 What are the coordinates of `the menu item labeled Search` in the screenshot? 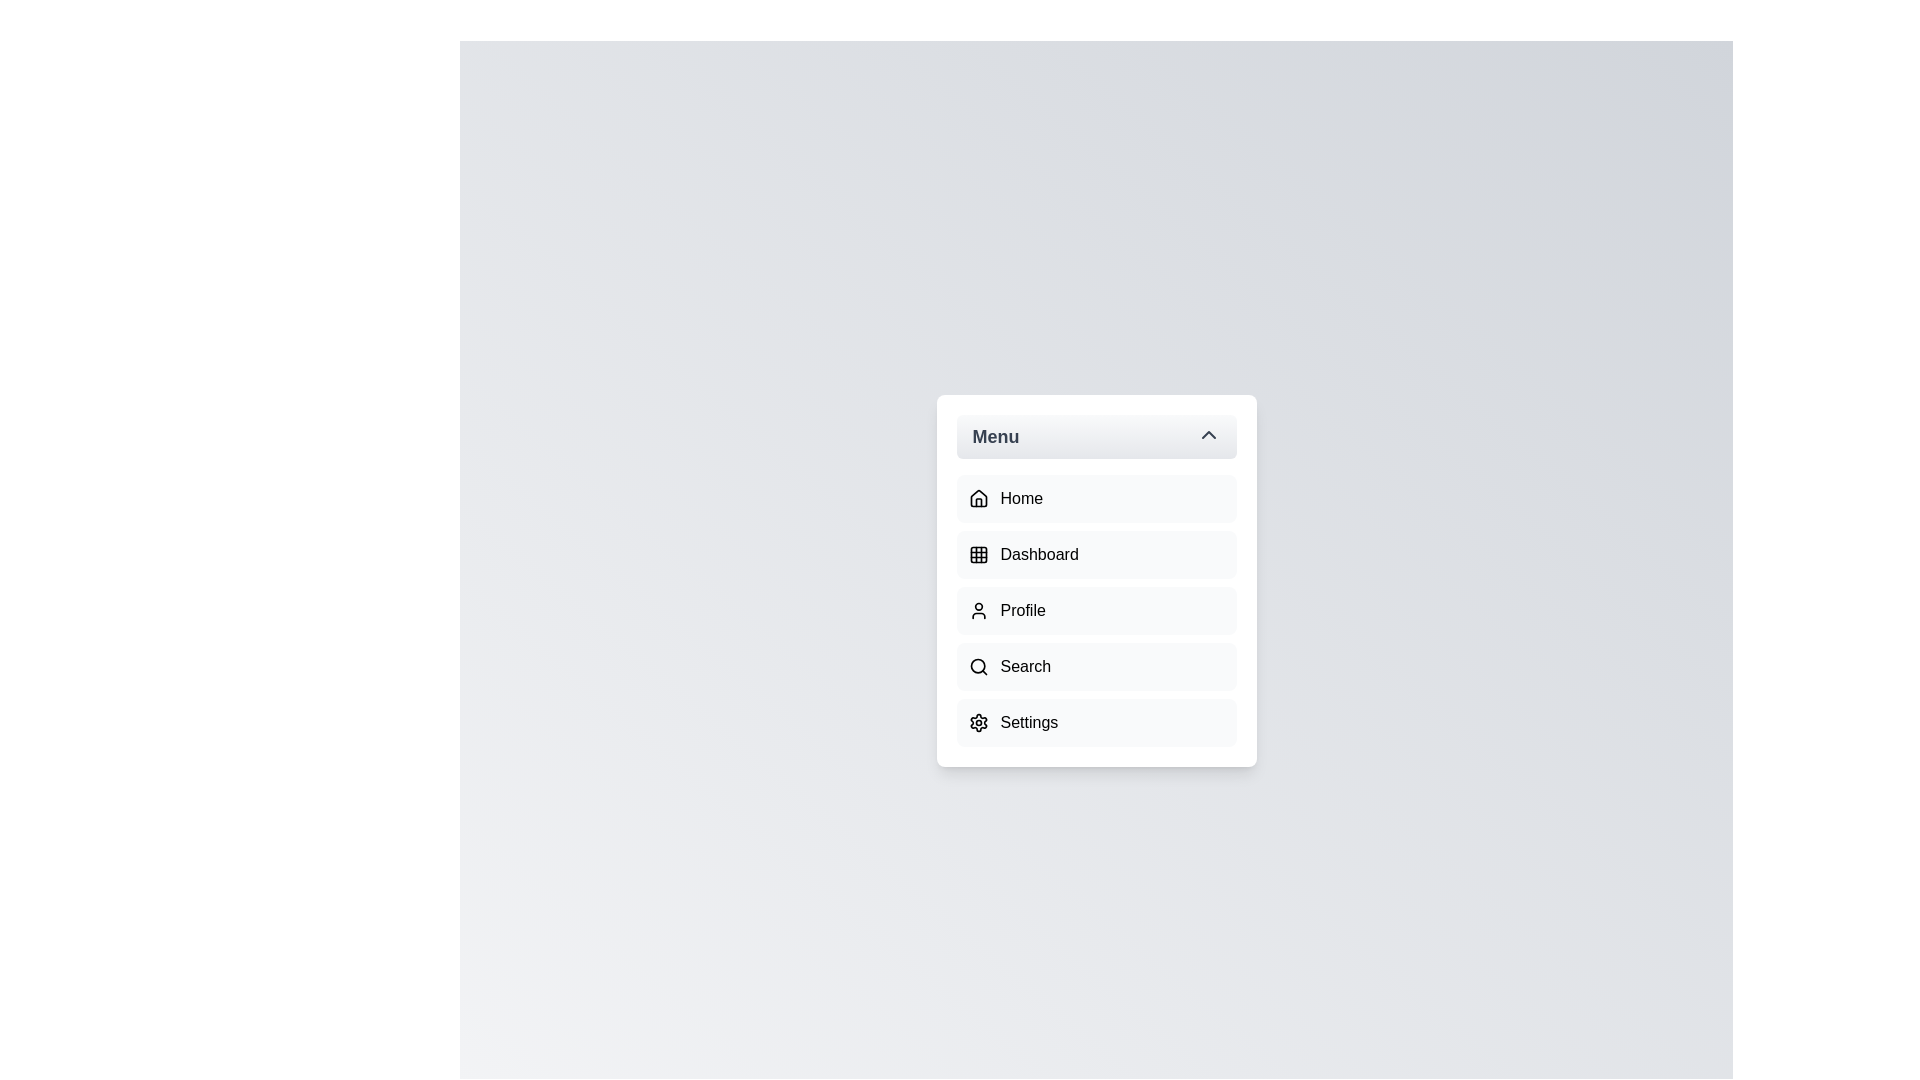 It's located at (1095, 667).